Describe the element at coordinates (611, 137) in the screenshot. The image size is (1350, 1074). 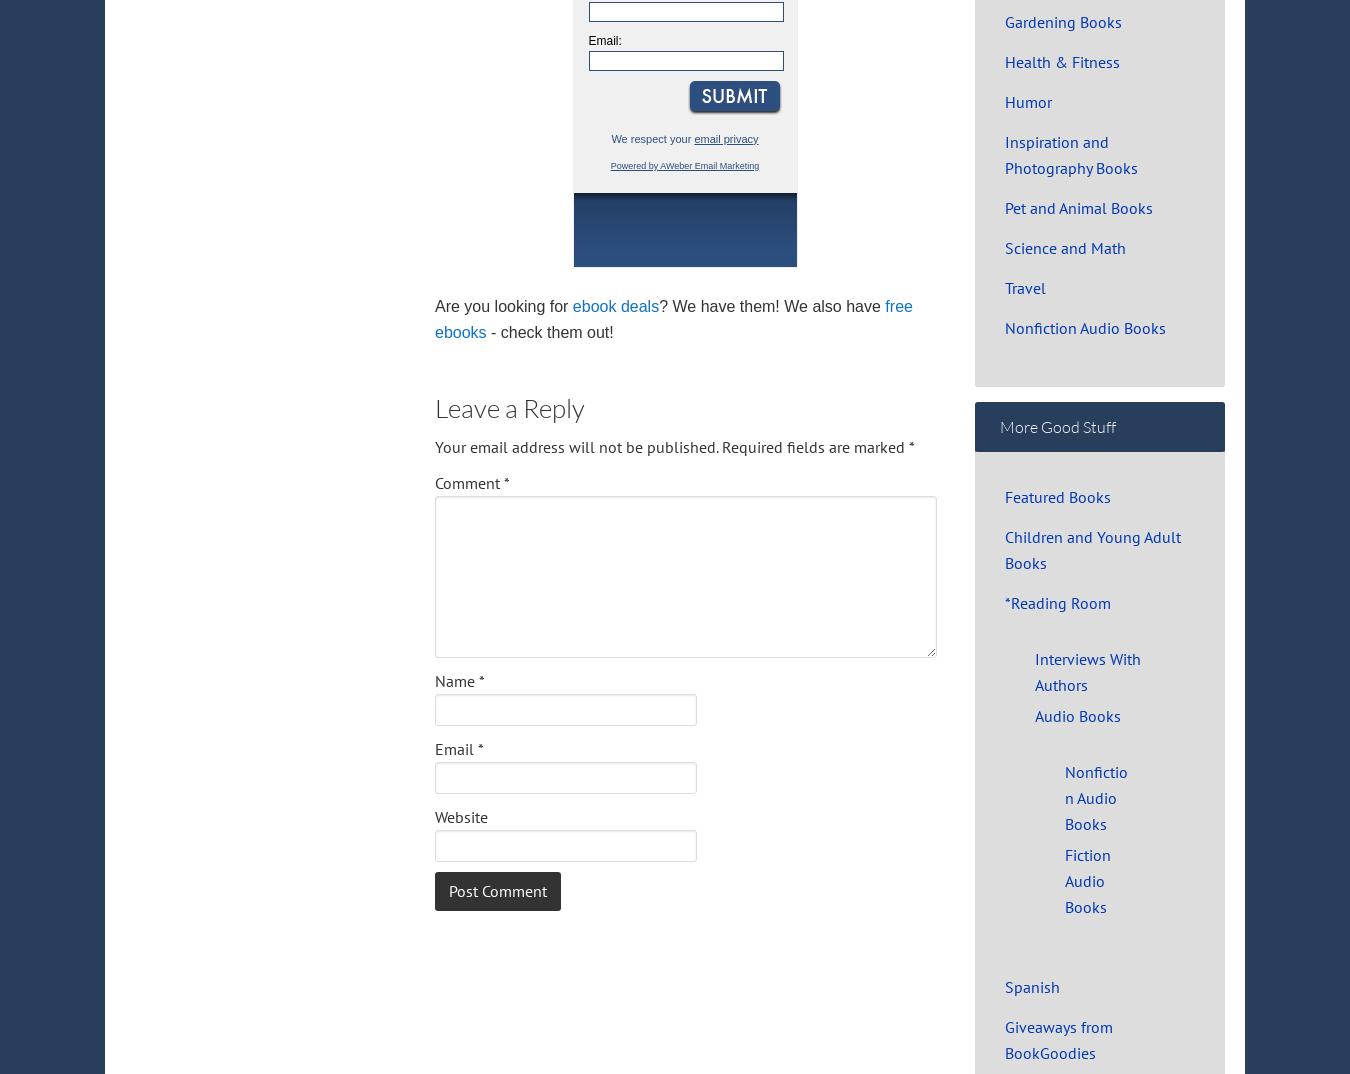
I see `'We respect your'` at that location.